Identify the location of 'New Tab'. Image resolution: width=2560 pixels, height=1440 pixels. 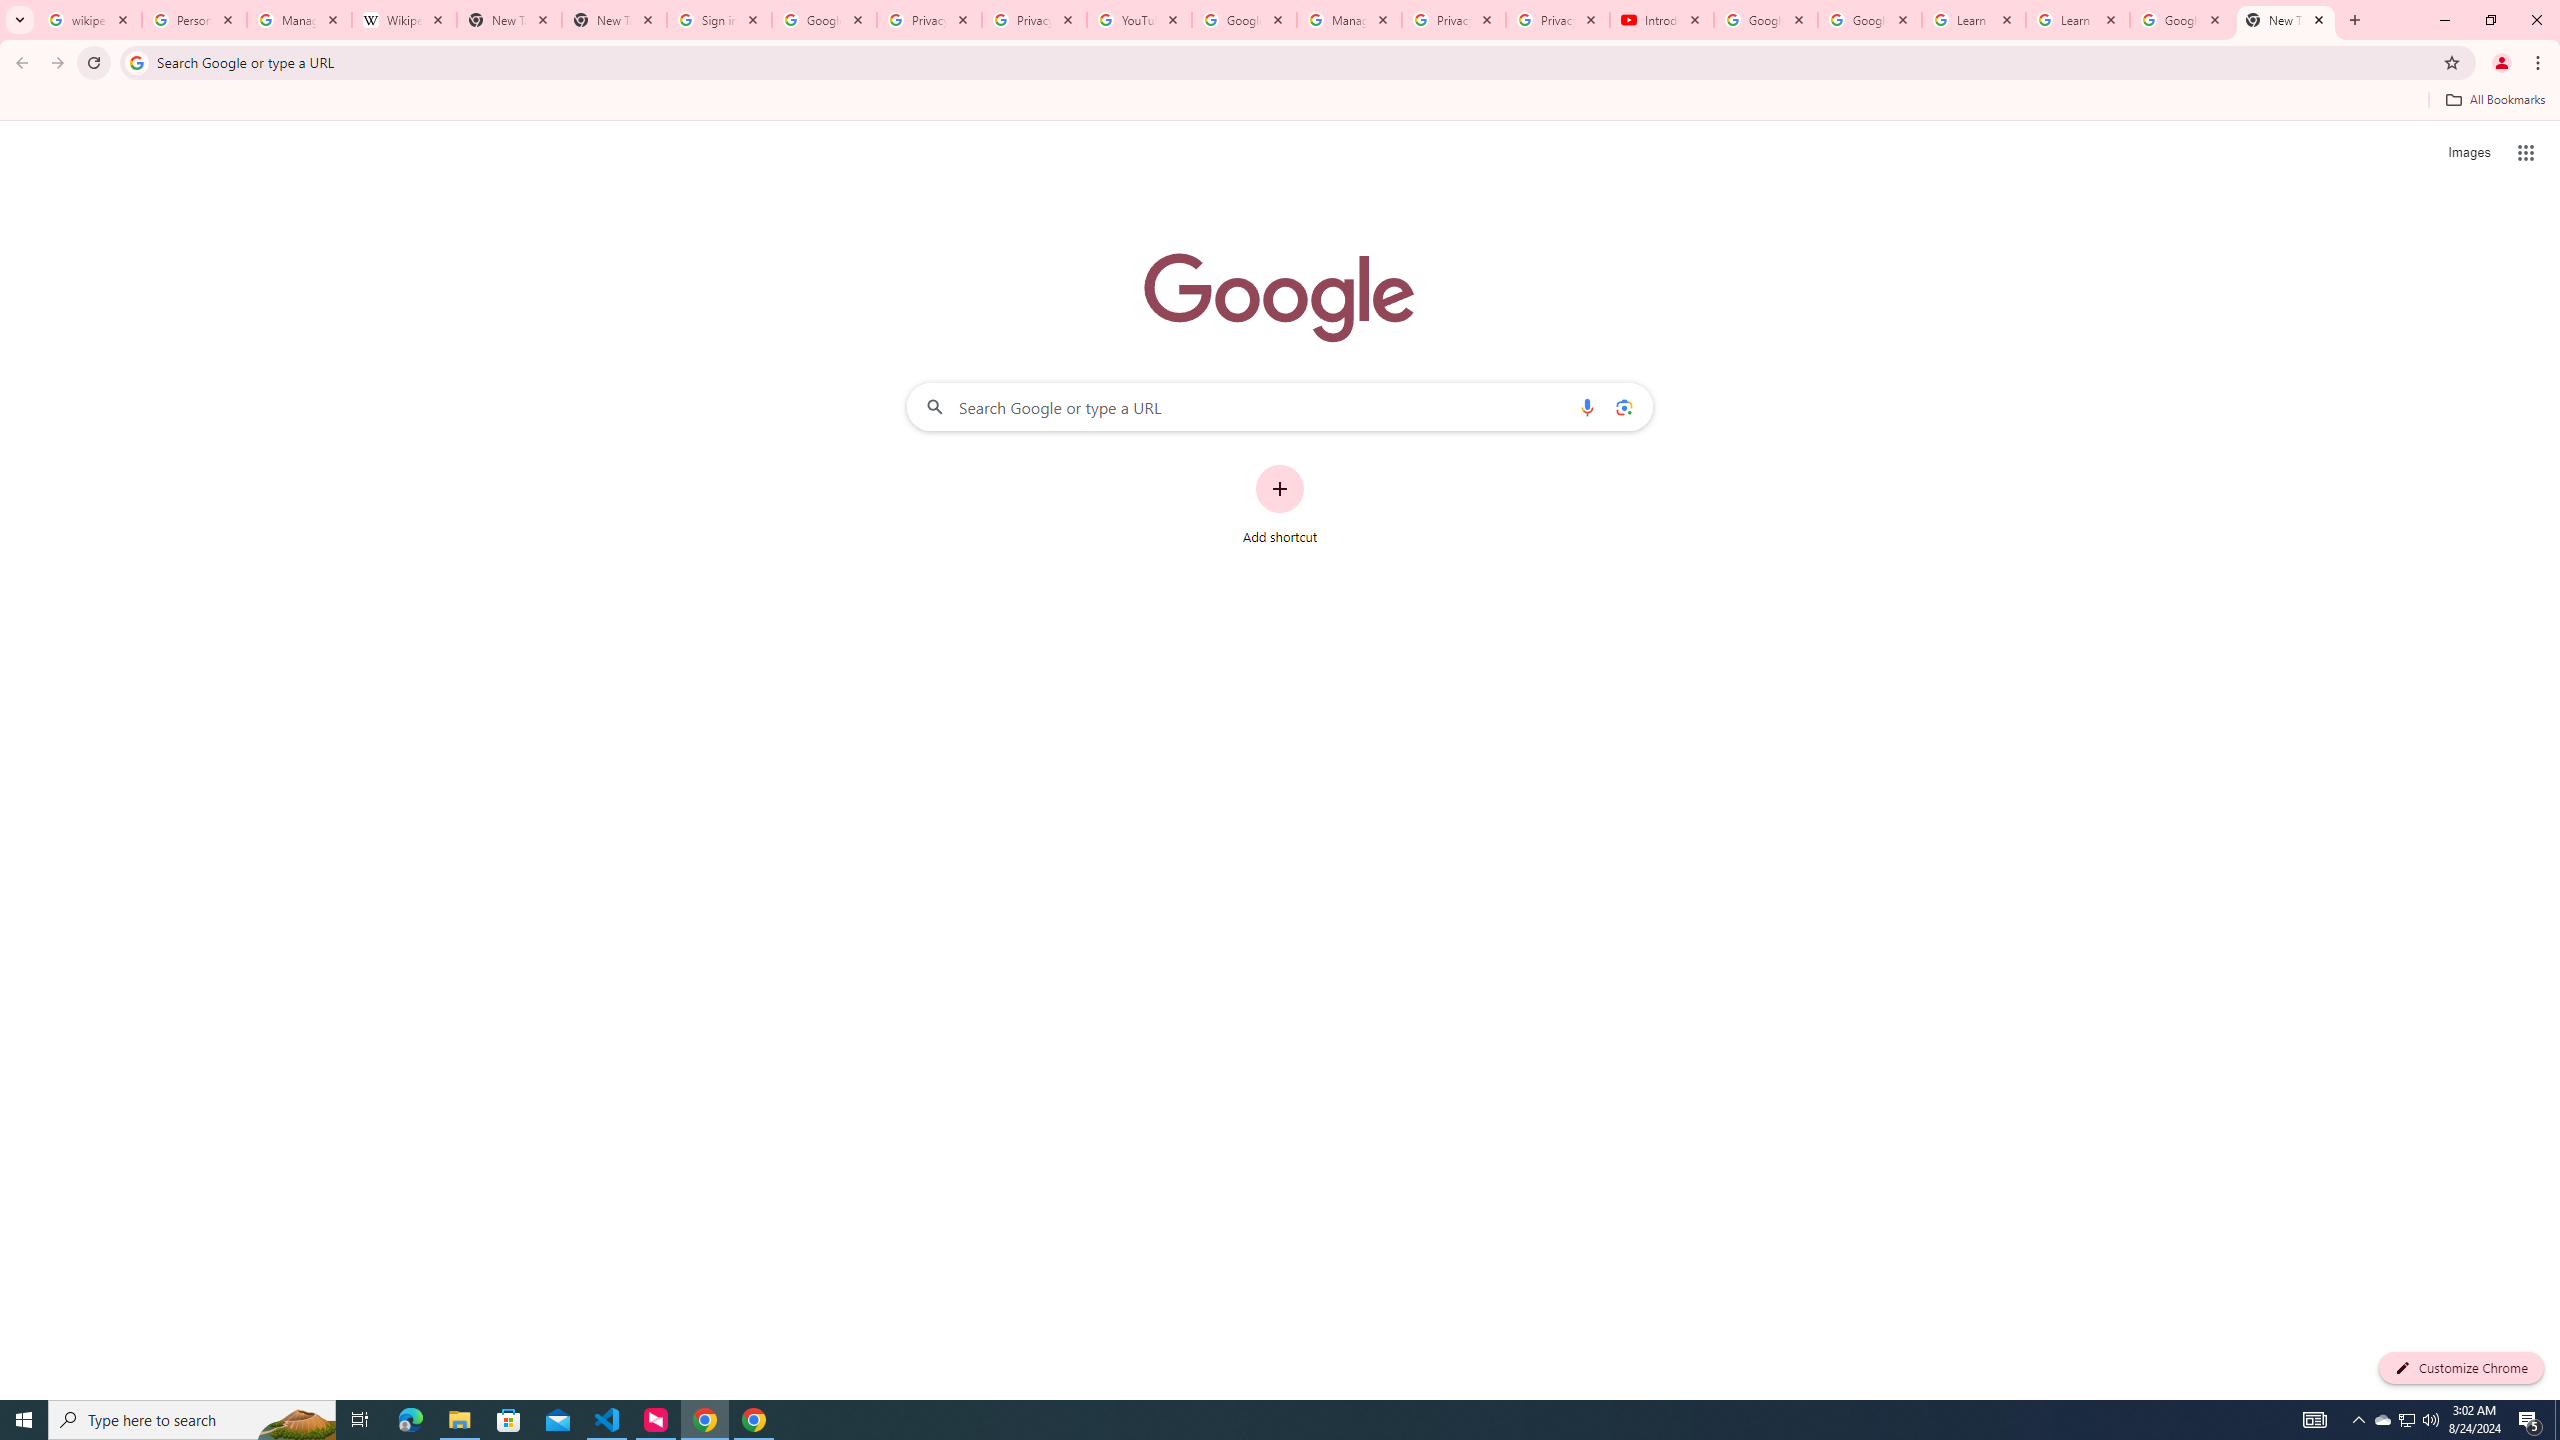
(2286, 19).